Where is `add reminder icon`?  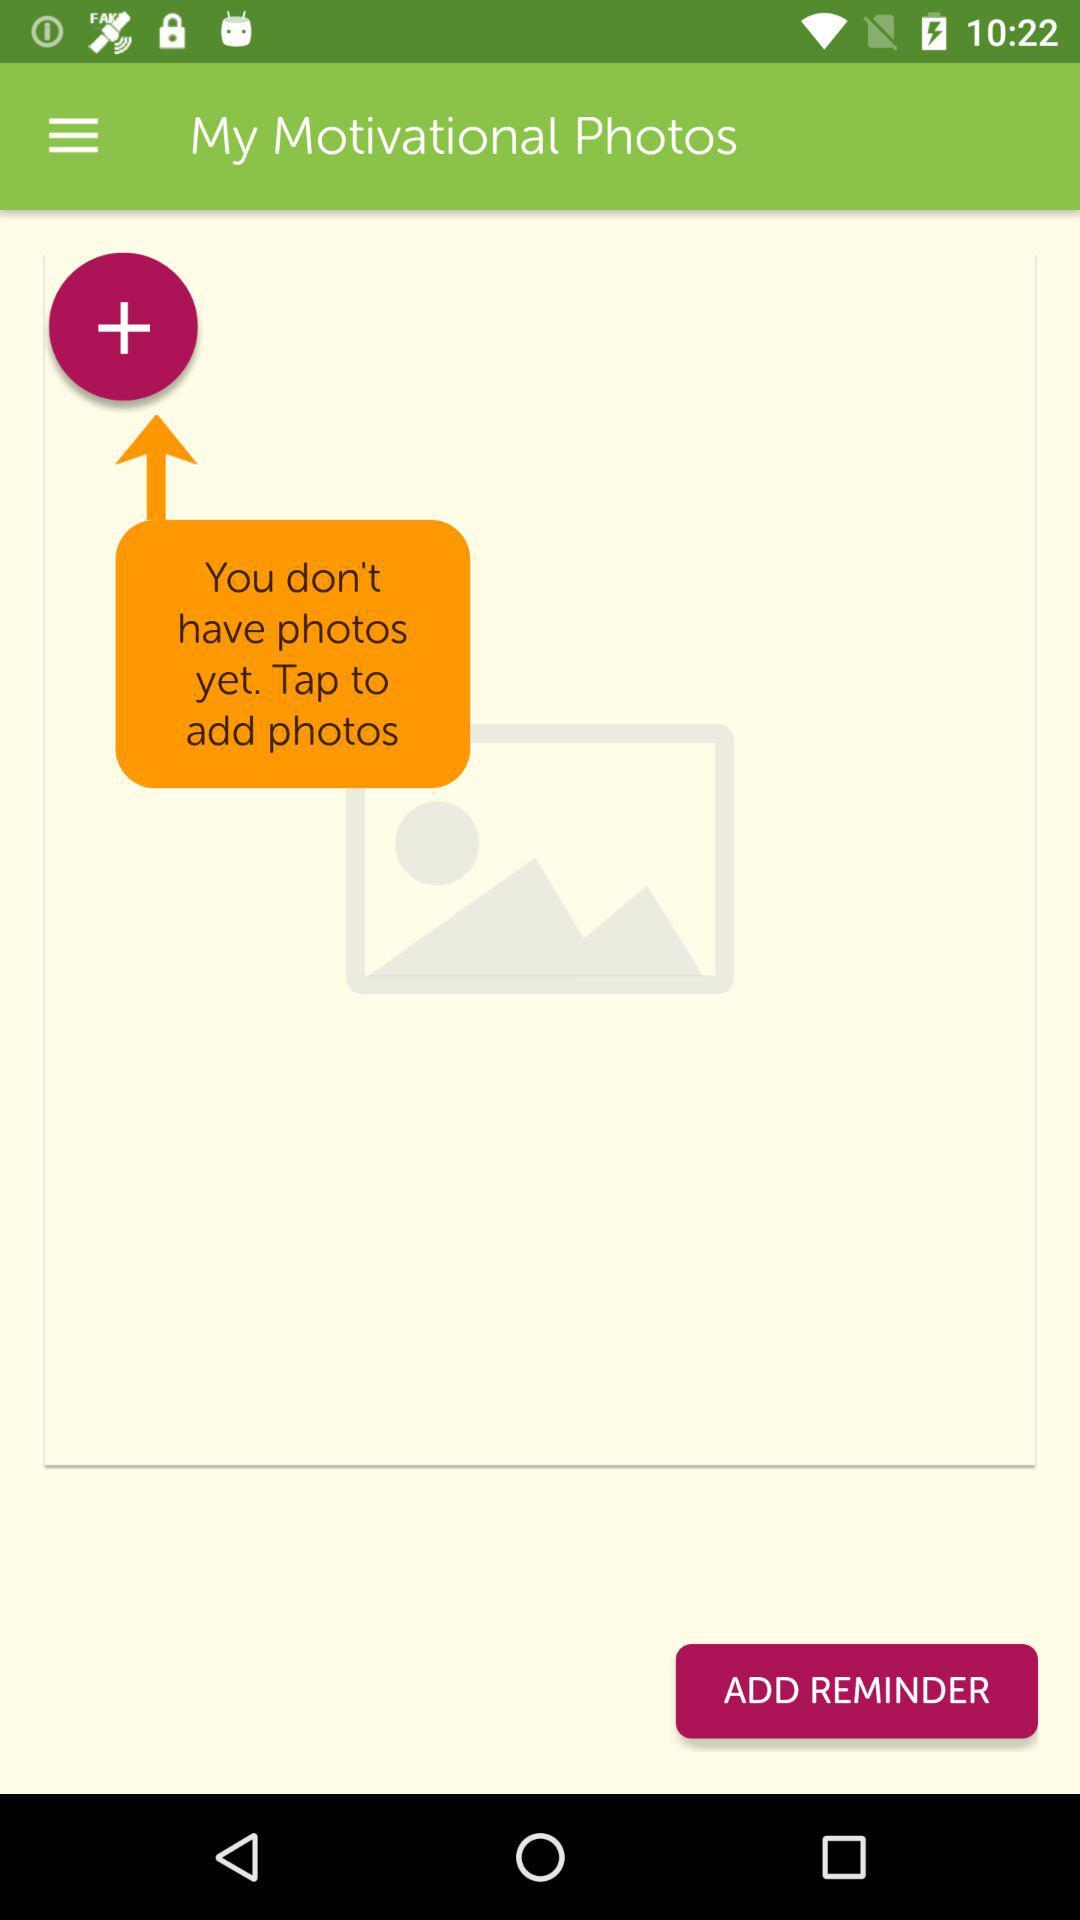 add reminder icon is located at coordinates (855, 1690).